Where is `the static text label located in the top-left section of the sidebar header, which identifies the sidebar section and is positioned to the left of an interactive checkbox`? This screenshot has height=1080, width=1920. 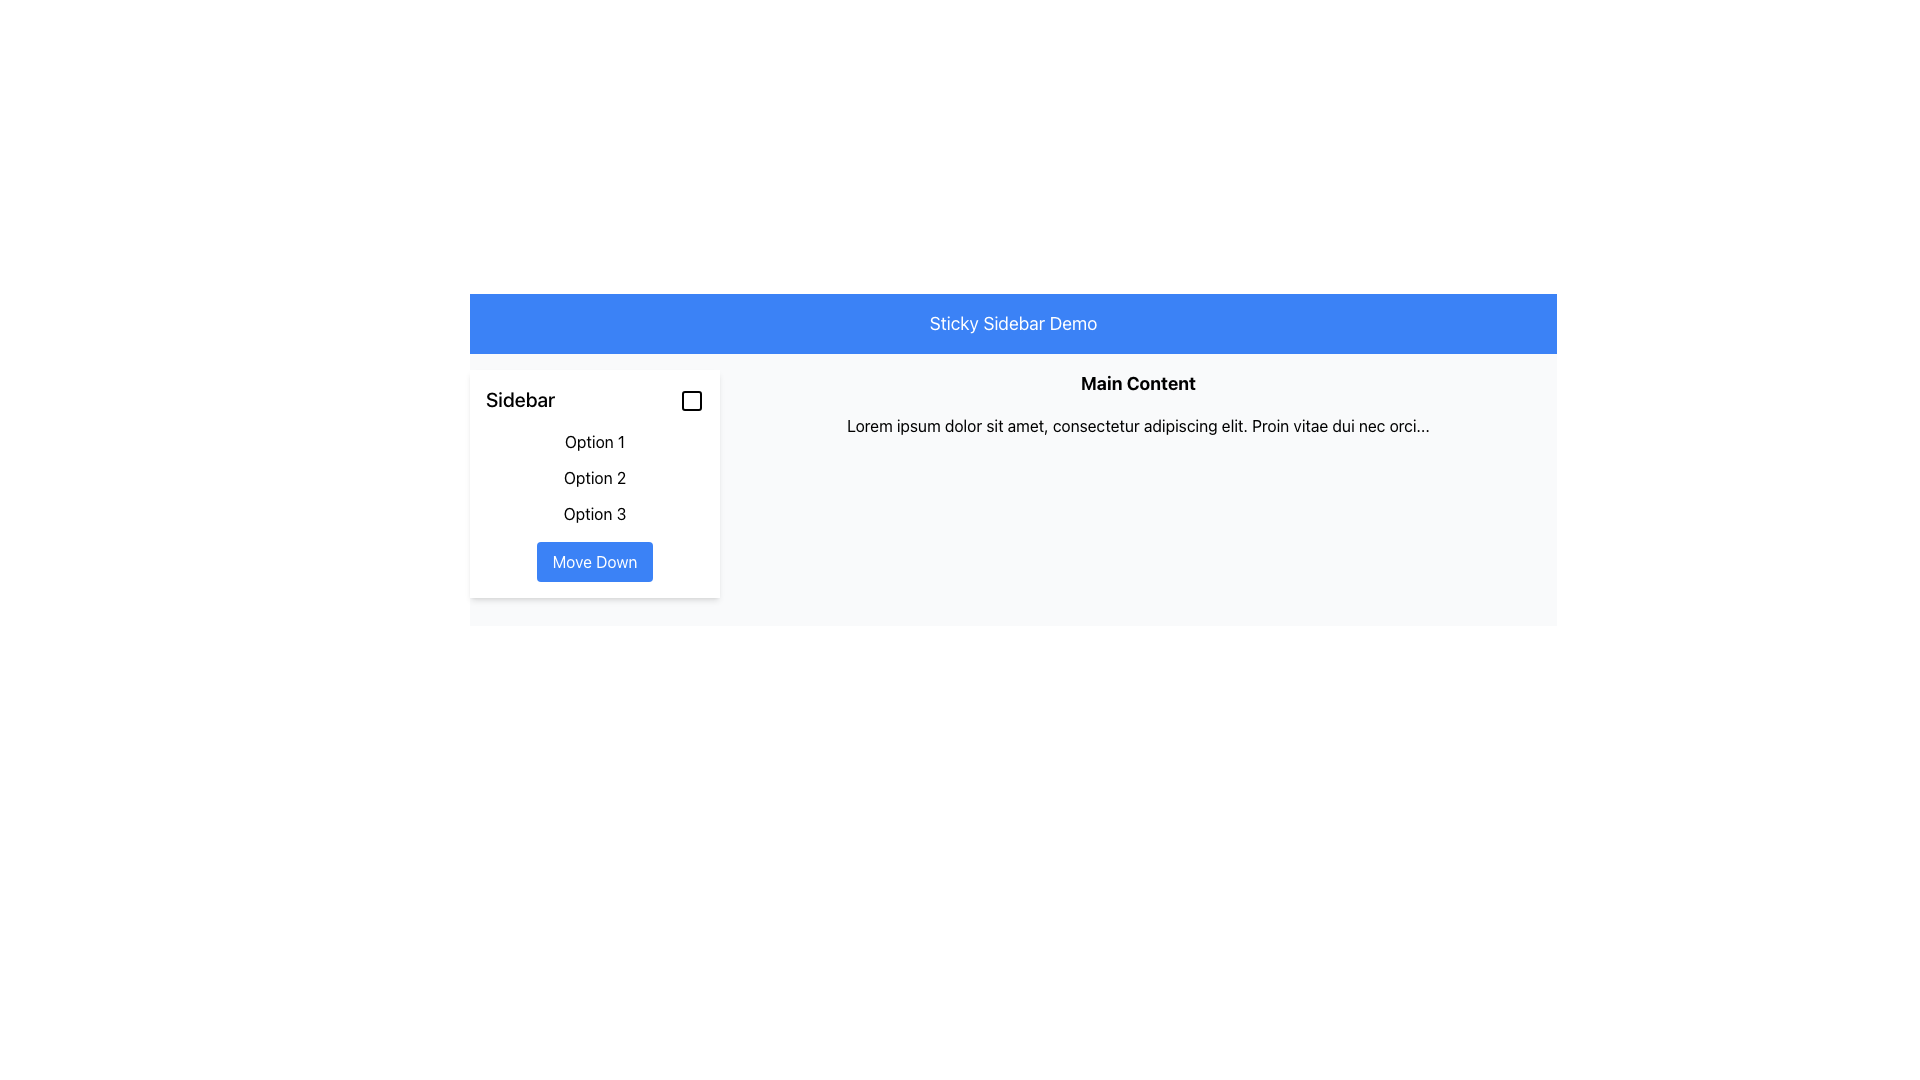 the static text label located in the top-left section of the sidebar header, which identifies the sidebar section and is positioned to the left of an interactive checkbox is located at coordinates (520, 400).